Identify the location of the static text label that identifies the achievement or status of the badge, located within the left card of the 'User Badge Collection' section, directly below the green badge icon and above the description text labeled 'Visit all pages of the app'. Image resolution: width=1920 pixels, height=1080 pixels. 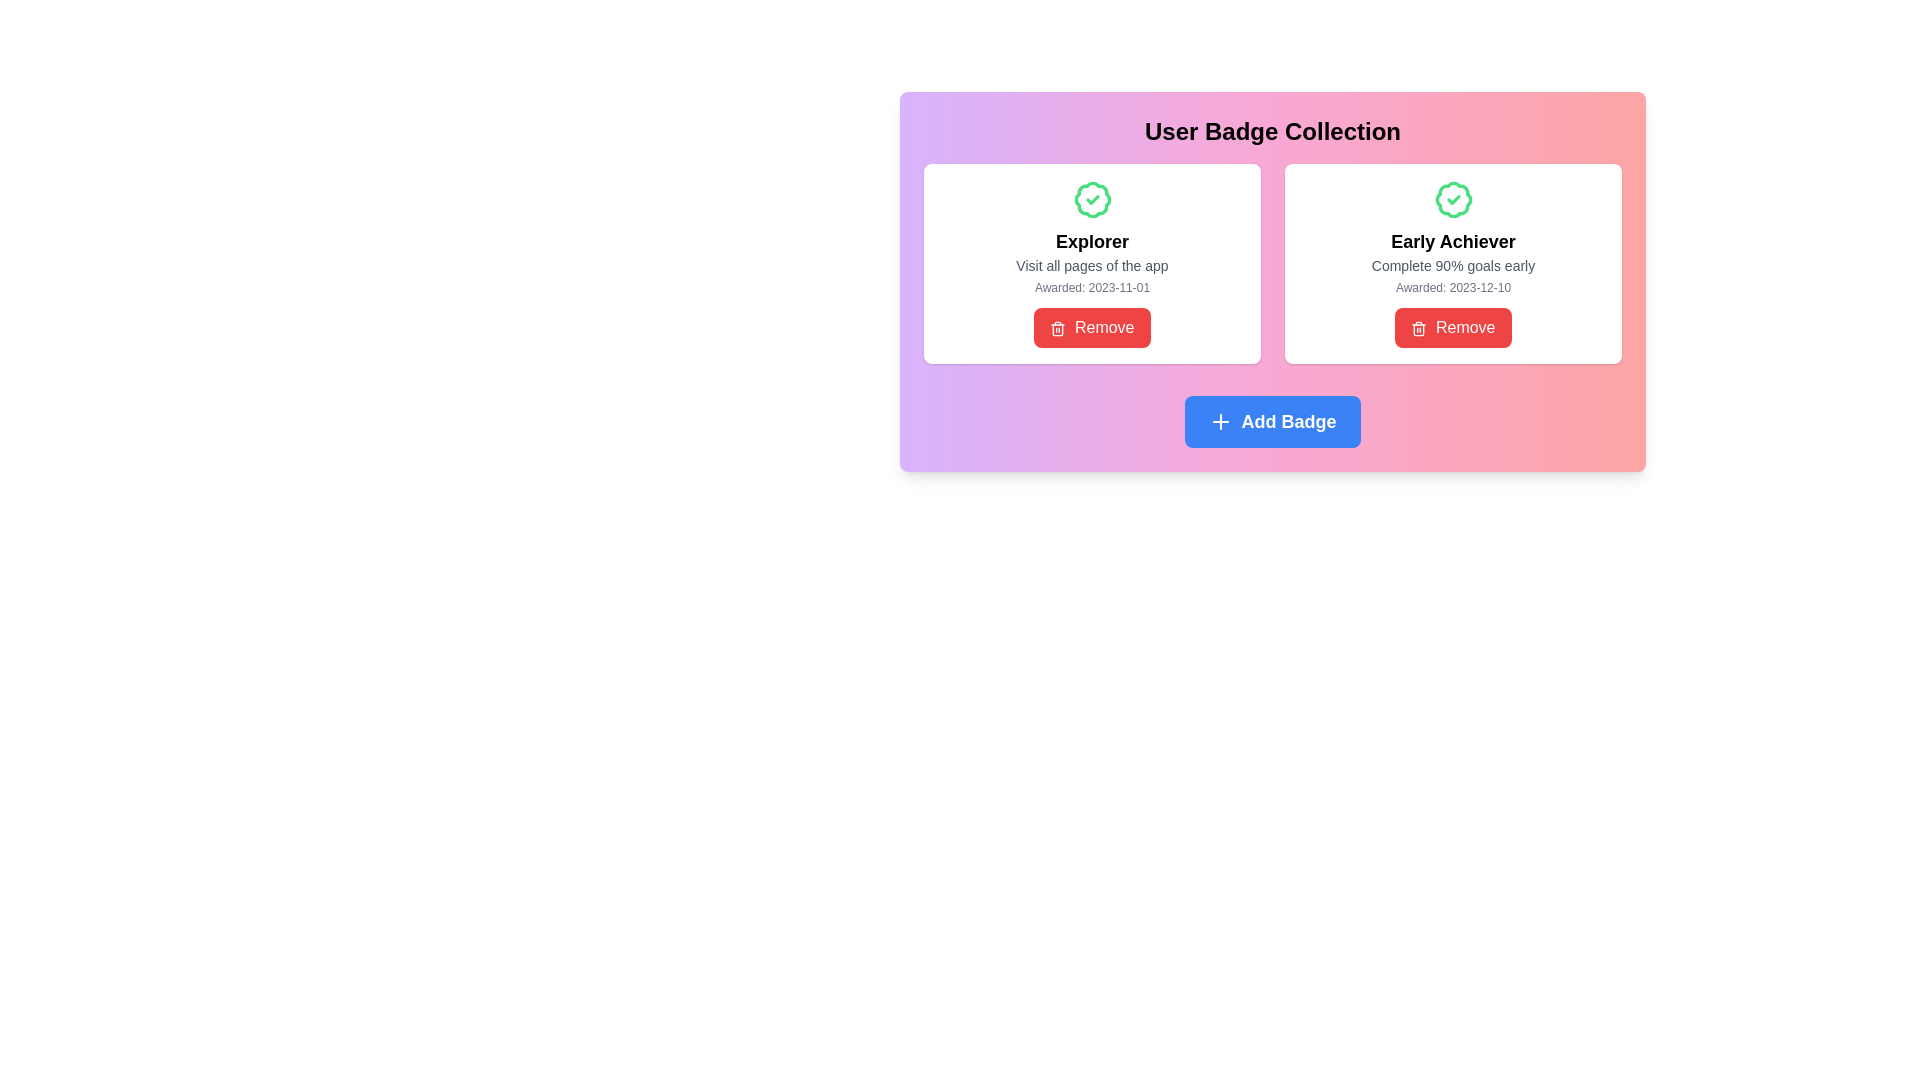
(1091, 241).